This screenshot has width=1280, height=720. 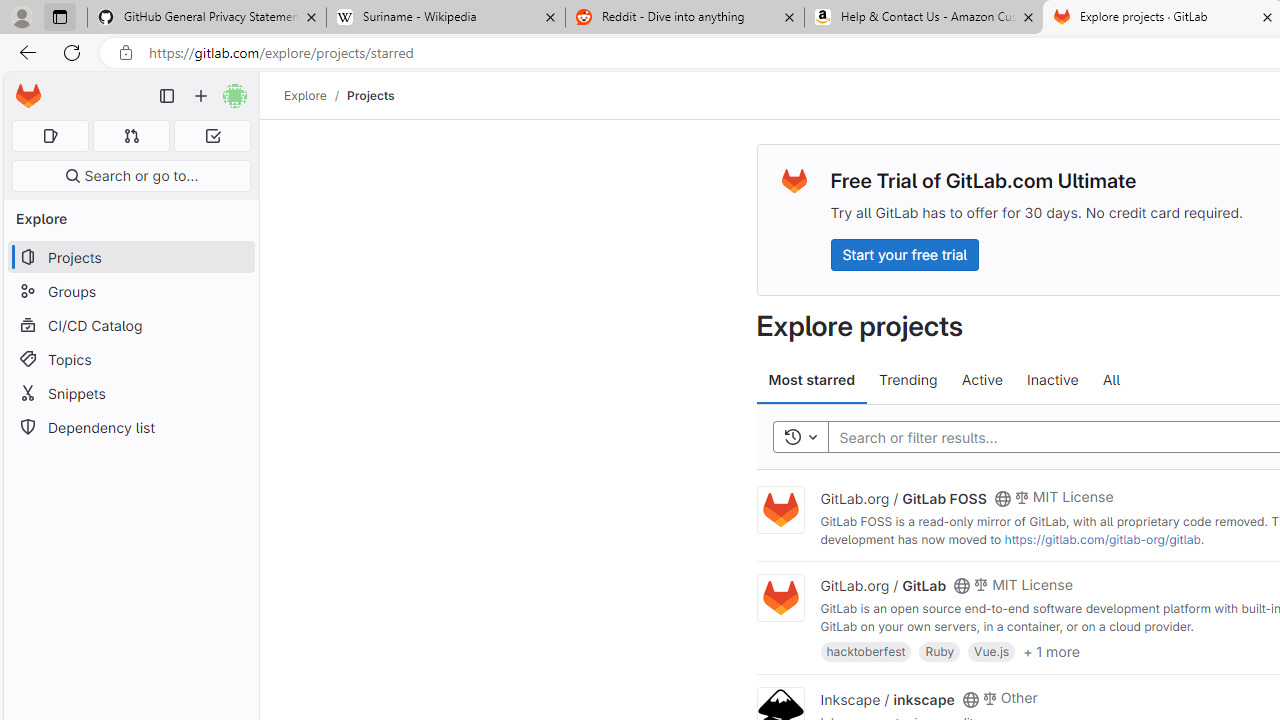 What do you see at coordinates (207, 17) in the screenshot?
I see `'GitHub General Privacy Statement - GitHub Docs'` at bounding box center [207, 17].